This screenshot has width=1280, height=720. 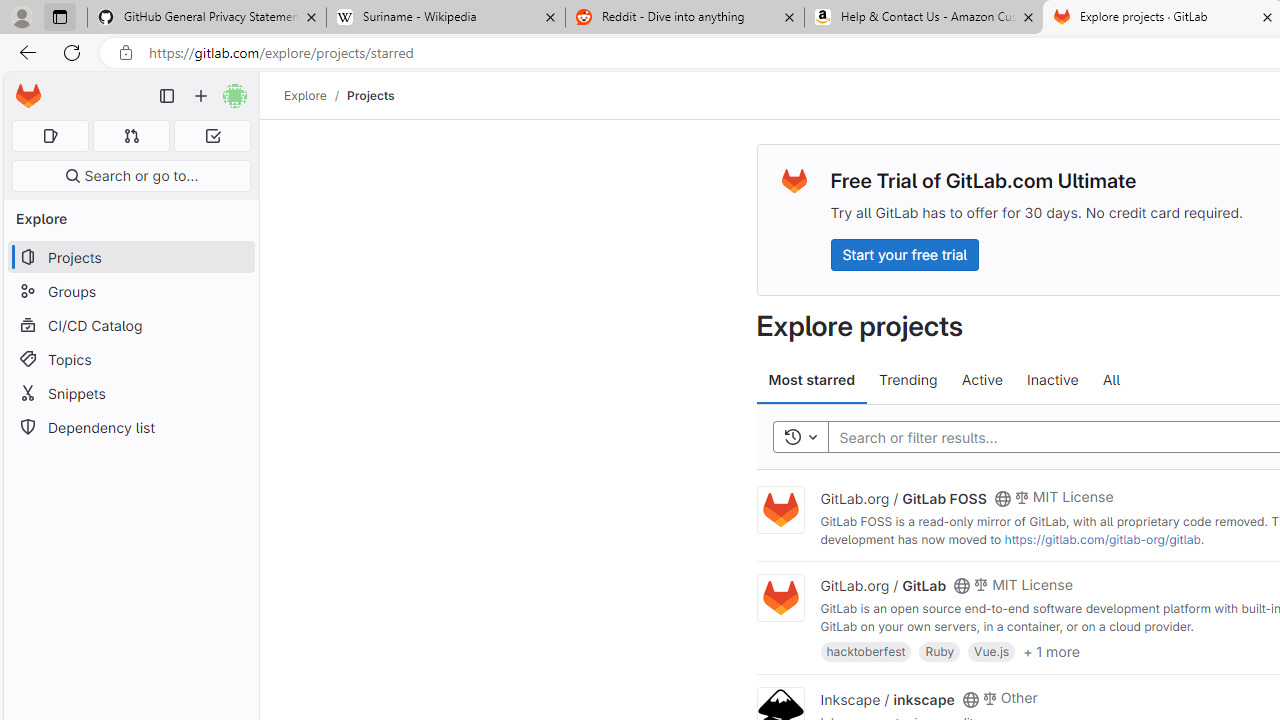 What do you see at coordinates (207, 17) in the screenshot?
I see `'GitHub General Privacy Statement - GitHub Docs'` at bounding box center [207, 17].